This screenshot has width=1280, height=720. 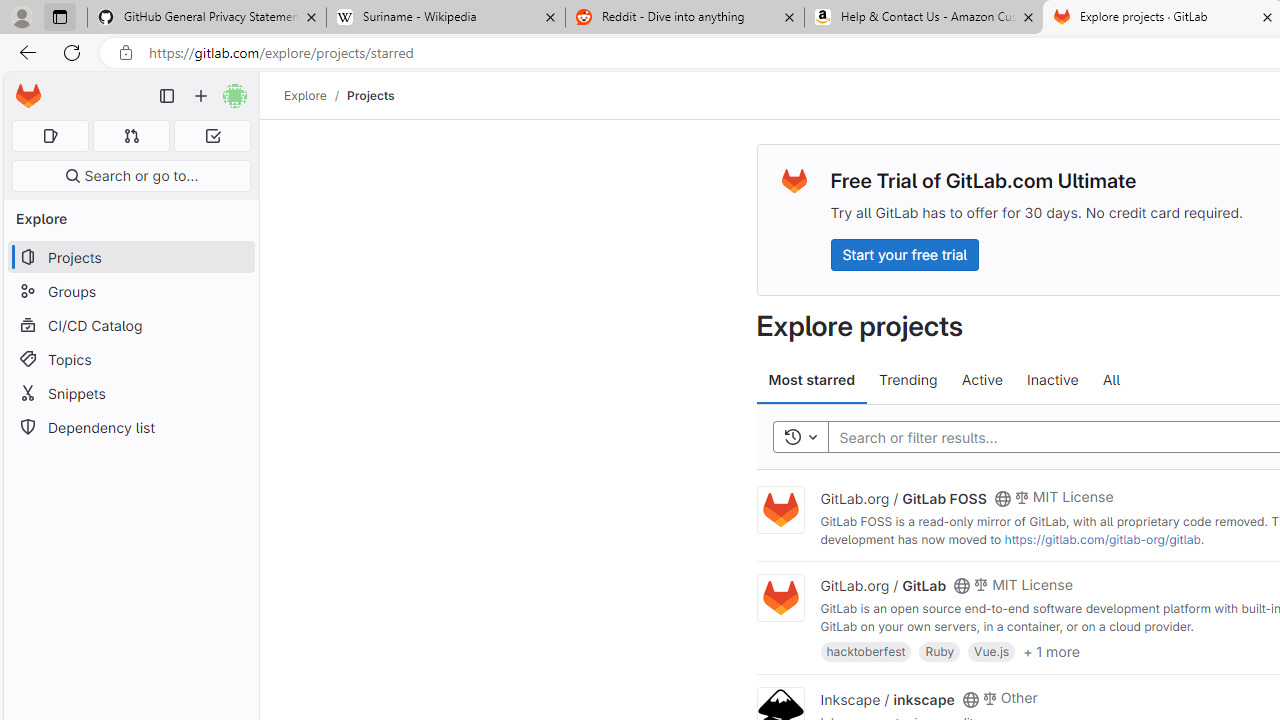 What do you see at coordinates (207, 17) in the screenshot?
I see `'GitHub General Privacy Statement - GitHub Docs'` at bounding box center [207, 17].